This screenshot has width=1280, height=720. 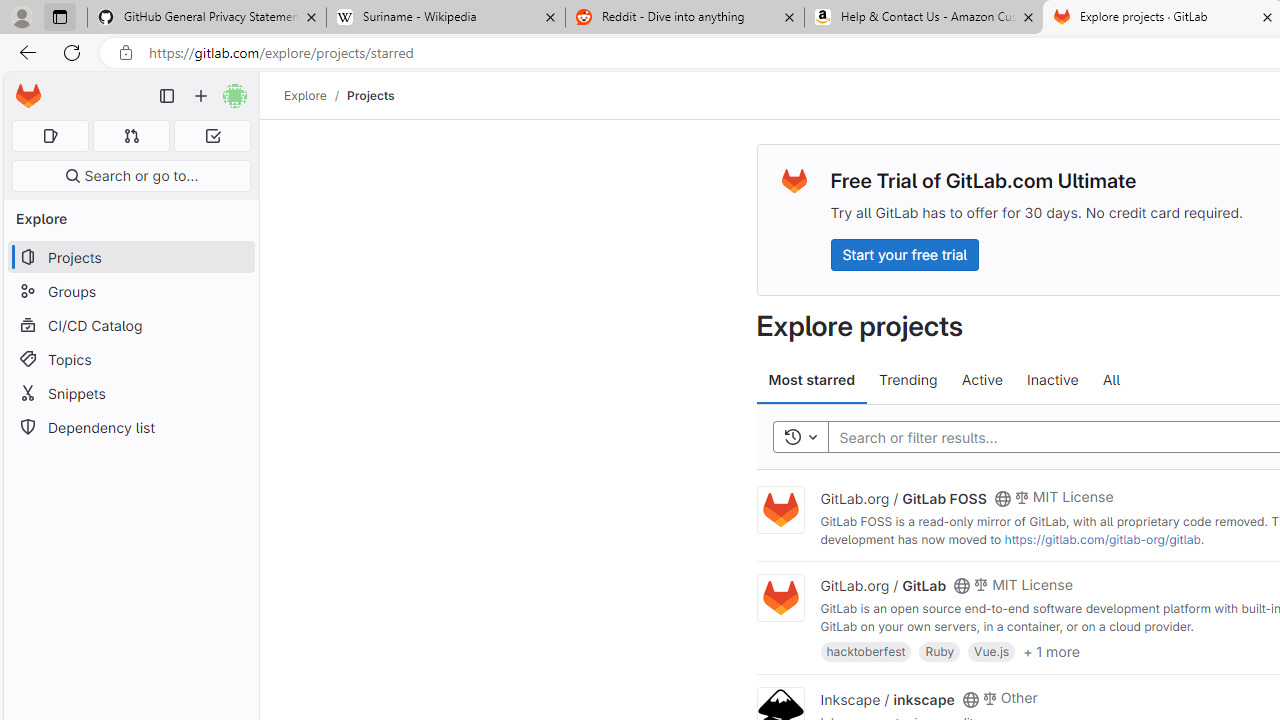 What do you see at coordinates (207, 17) in the screenshot?
I see `'GitHub General Privacy Statement - GitHub Docs'` at bounding box center [207, 17].